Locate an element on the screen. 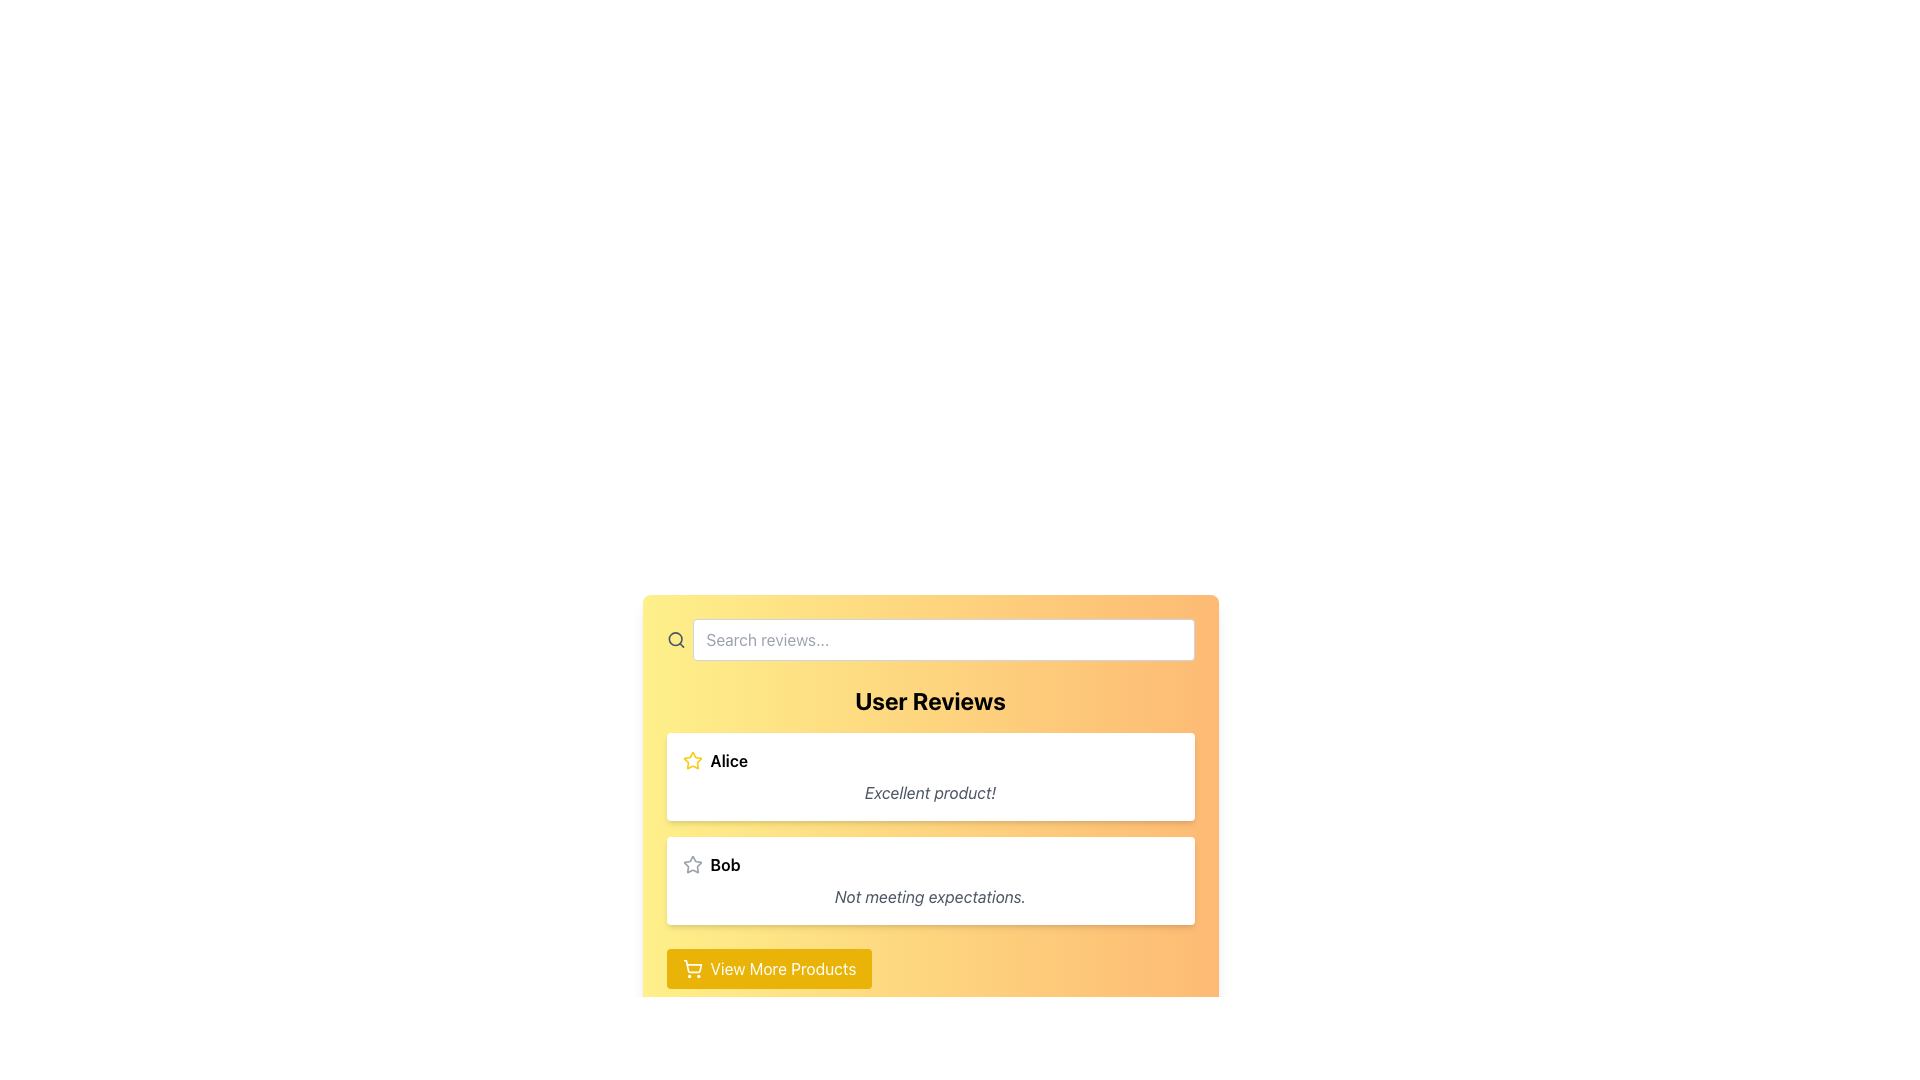 This screenshot has height=1080, width=1920. the text label 'Bob', which is the second user name in the 'User Reviews' section, positioned next to a star icon is located at coordinates (724, 863).